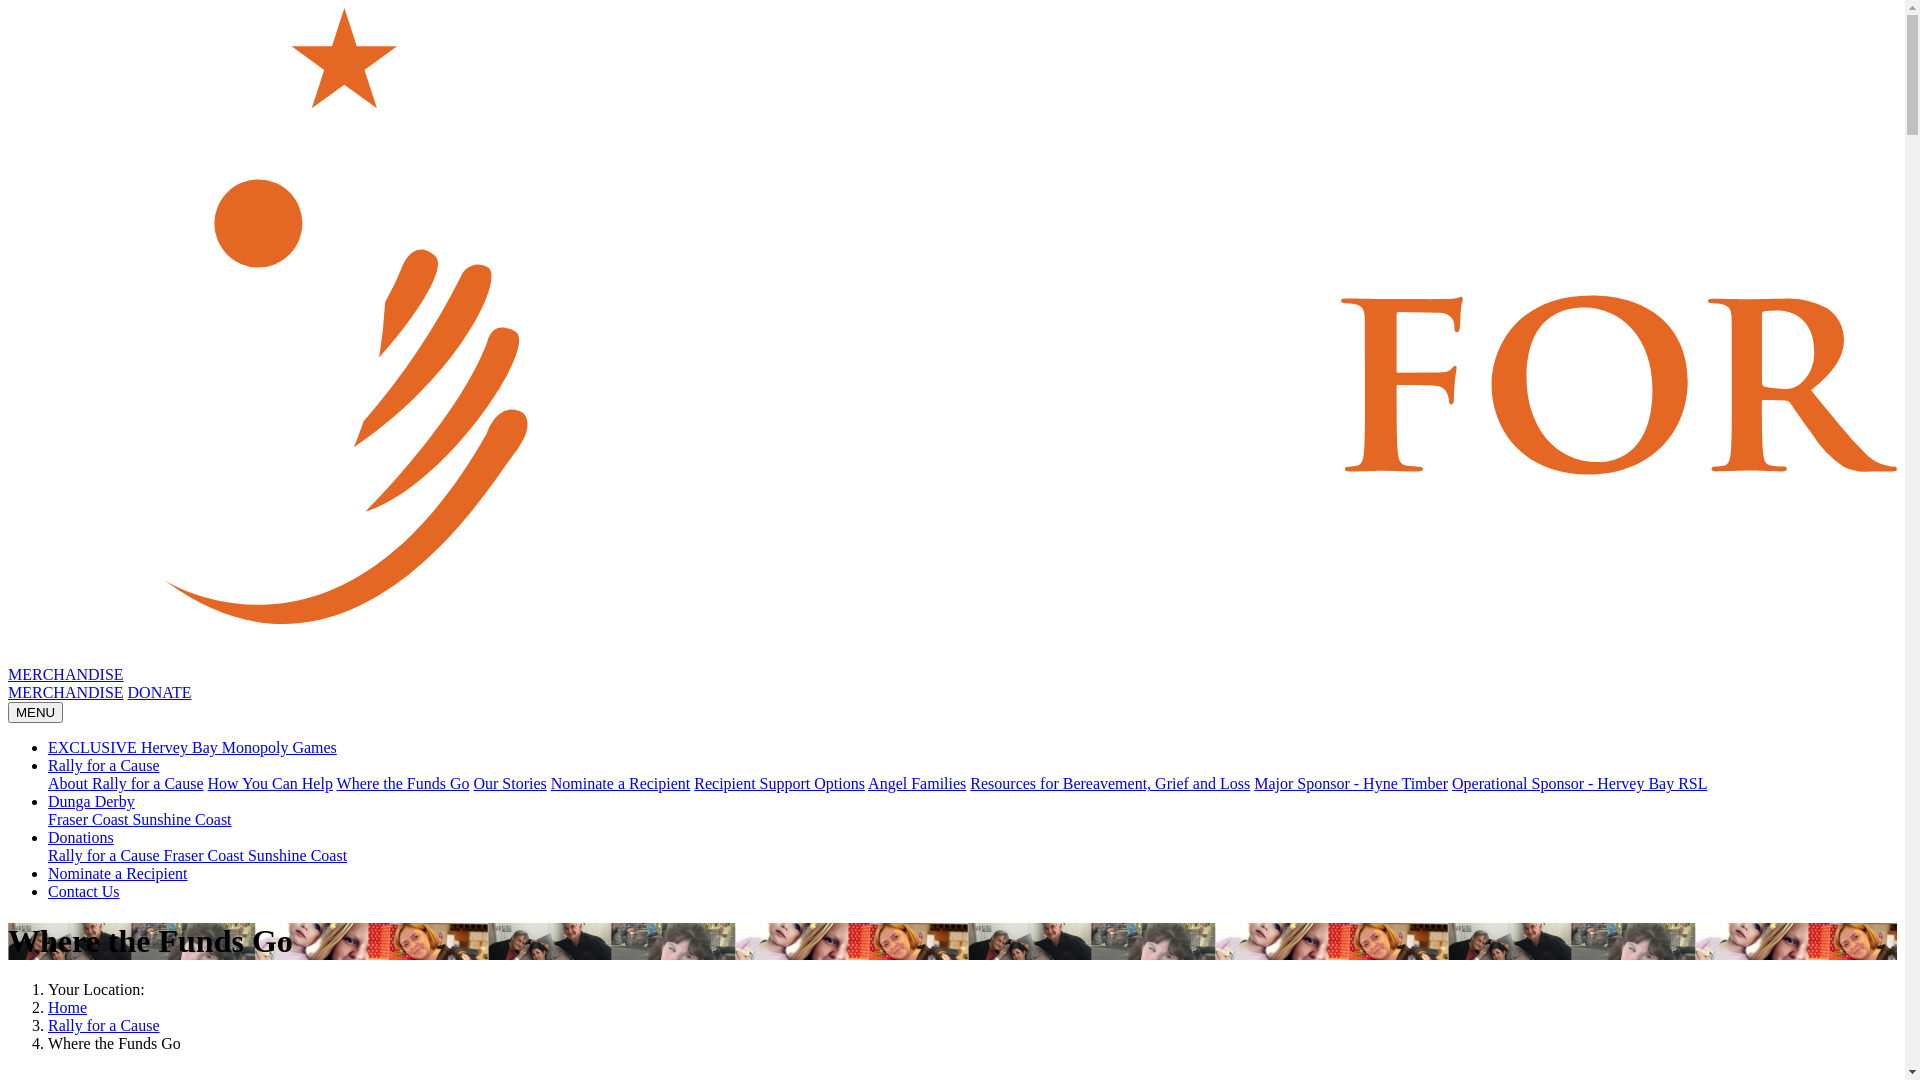 This screenshot has width=1920, height=1080. I want to click on 'About Rally for a Cause', so click(124, 782).